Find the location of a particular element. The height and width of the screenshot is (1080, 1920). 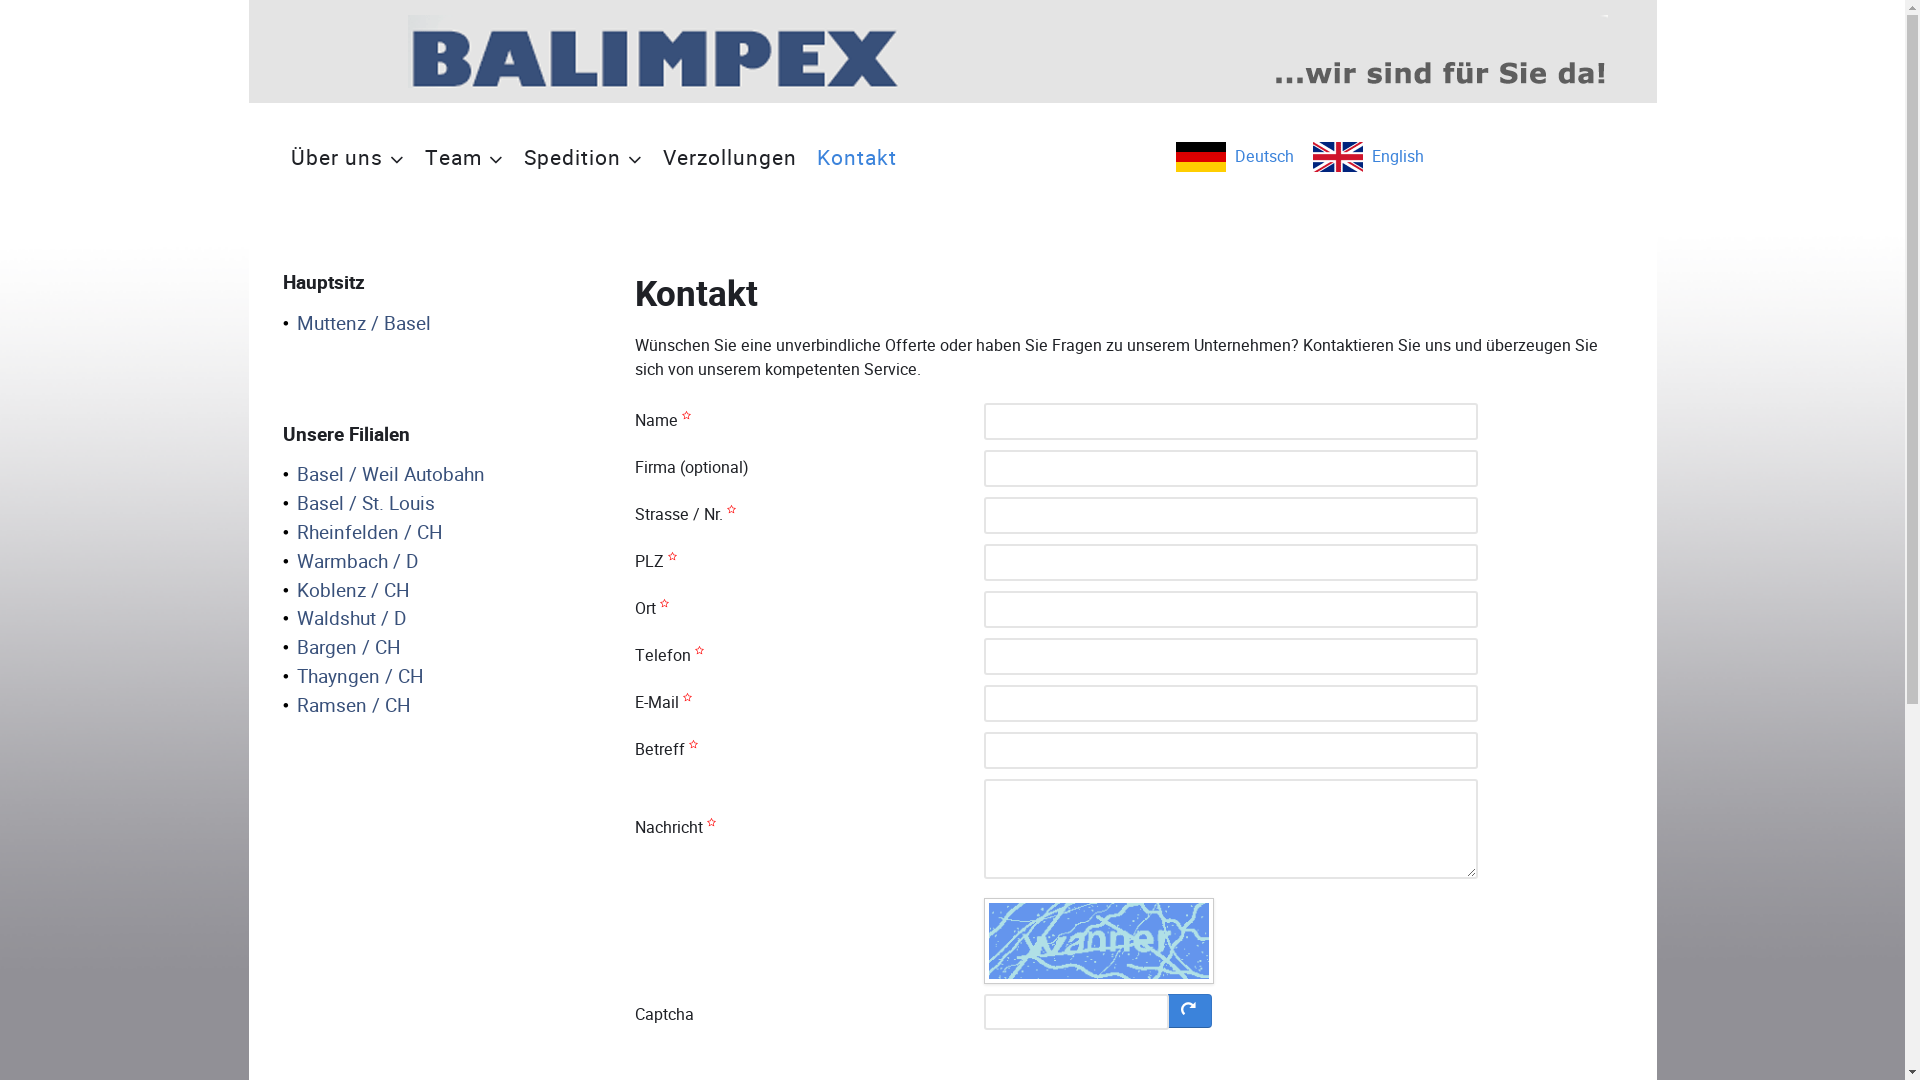

'English' is located at coordinates (1365, 155).